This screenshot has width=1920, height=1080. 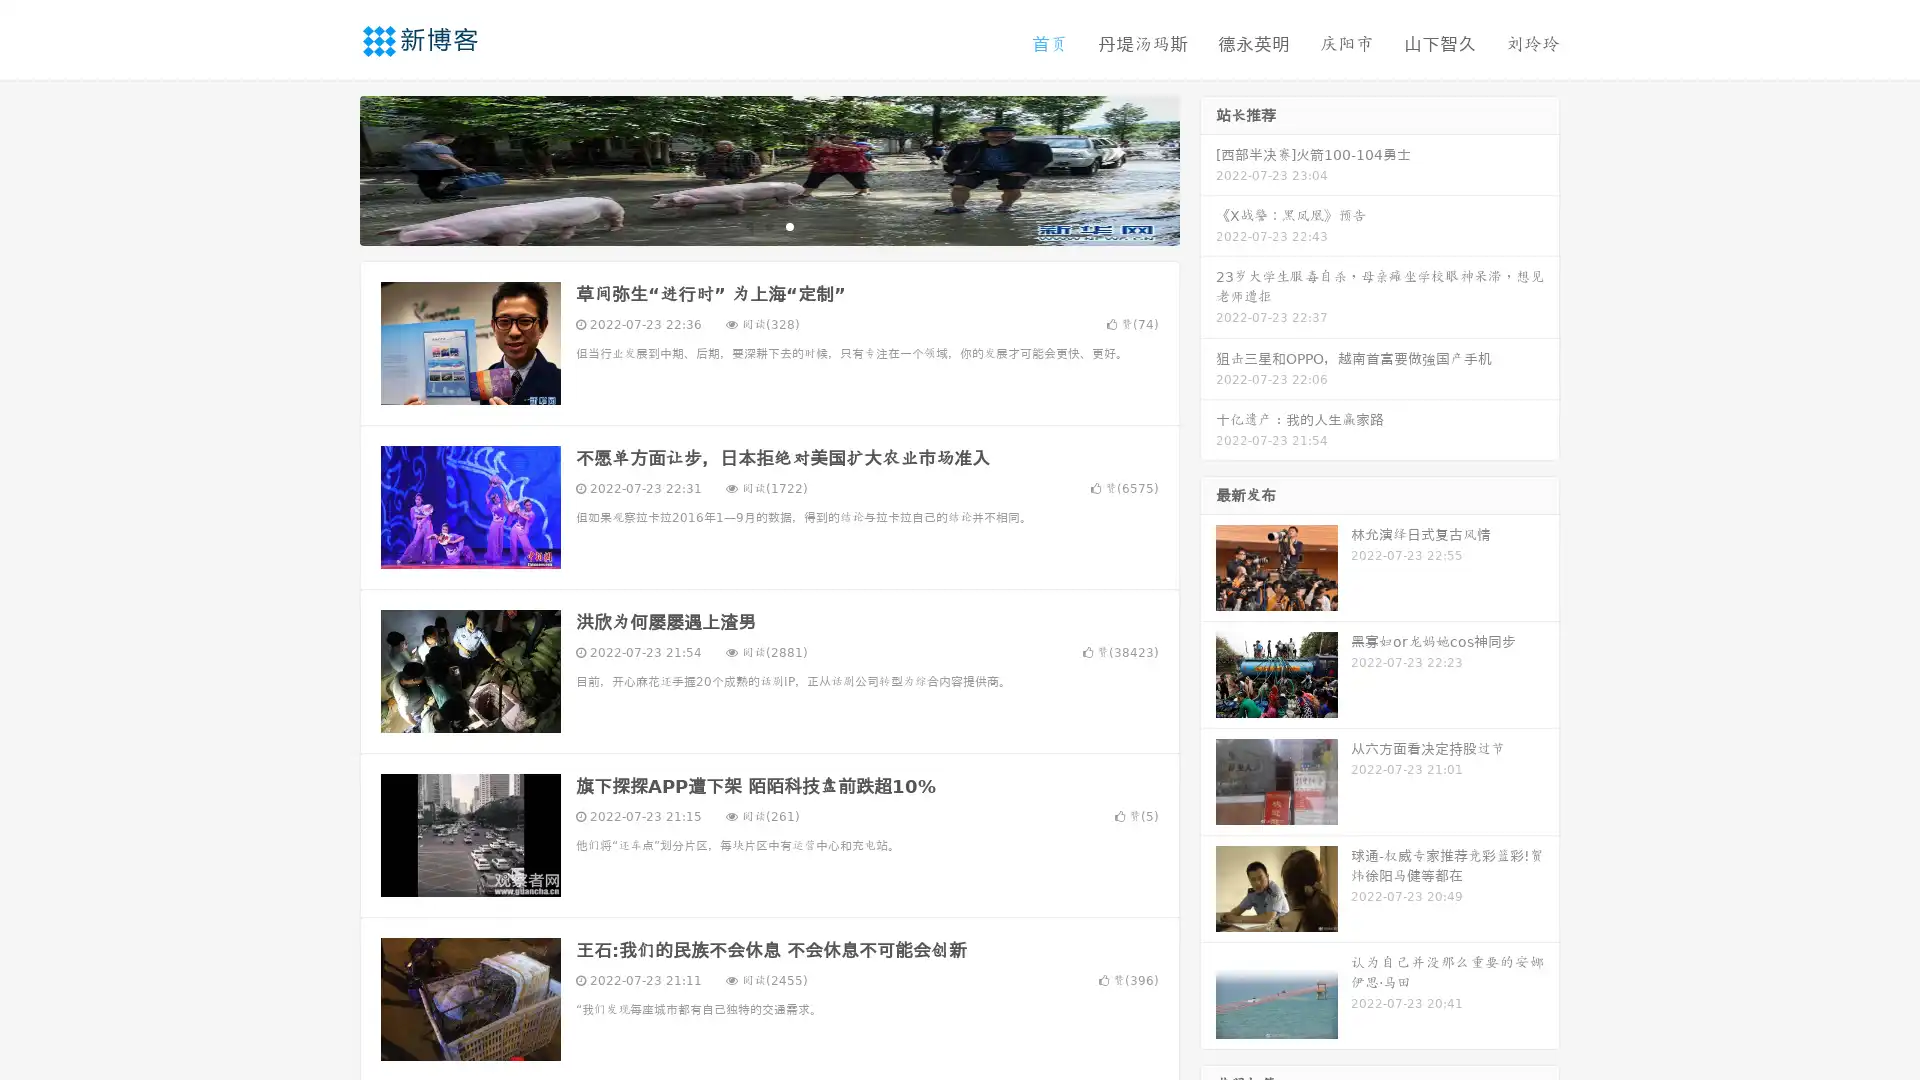 What do you see at coordinates (1208, 168) in the screenshot?
I see `Next slide` at bounding box center [1208, 168].